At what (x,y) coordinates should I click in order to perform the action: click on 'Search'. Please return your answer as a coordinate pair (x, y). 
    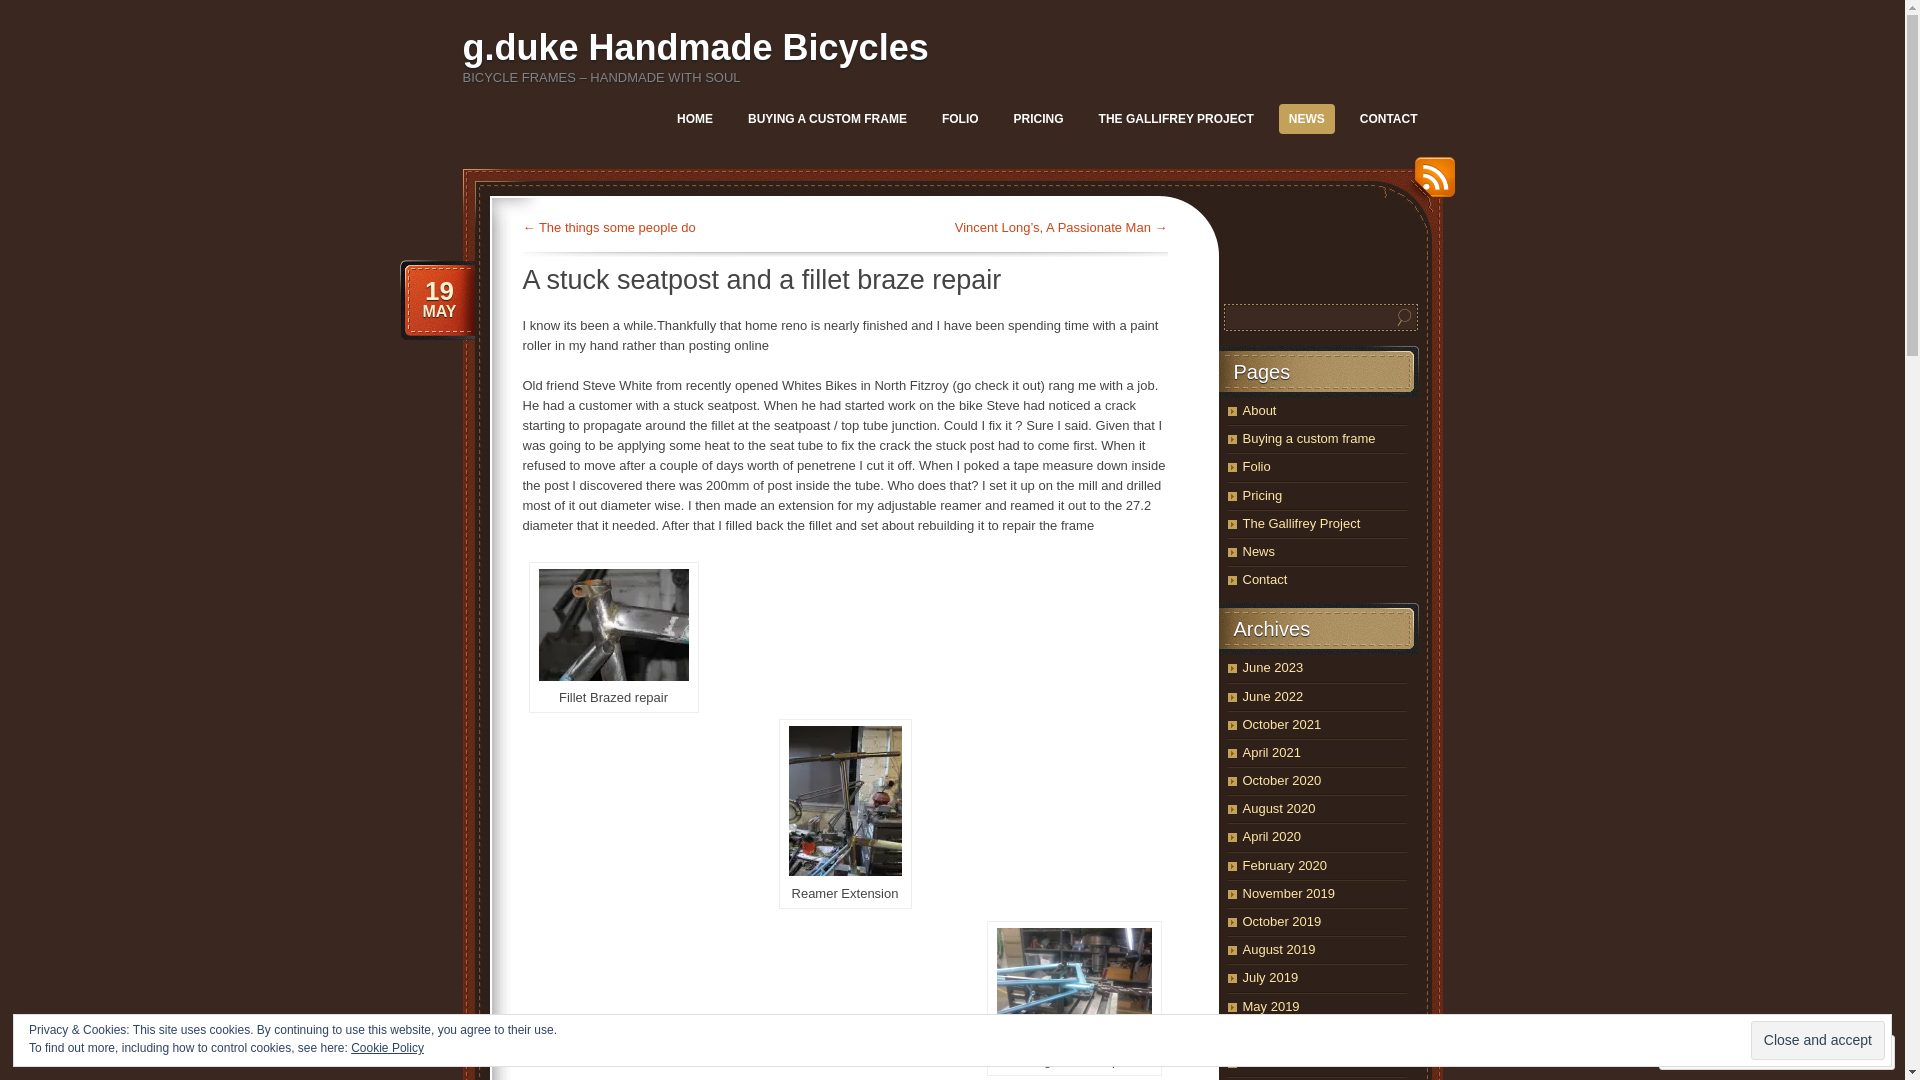
    Looking at the image, I should click on (1402, 316).